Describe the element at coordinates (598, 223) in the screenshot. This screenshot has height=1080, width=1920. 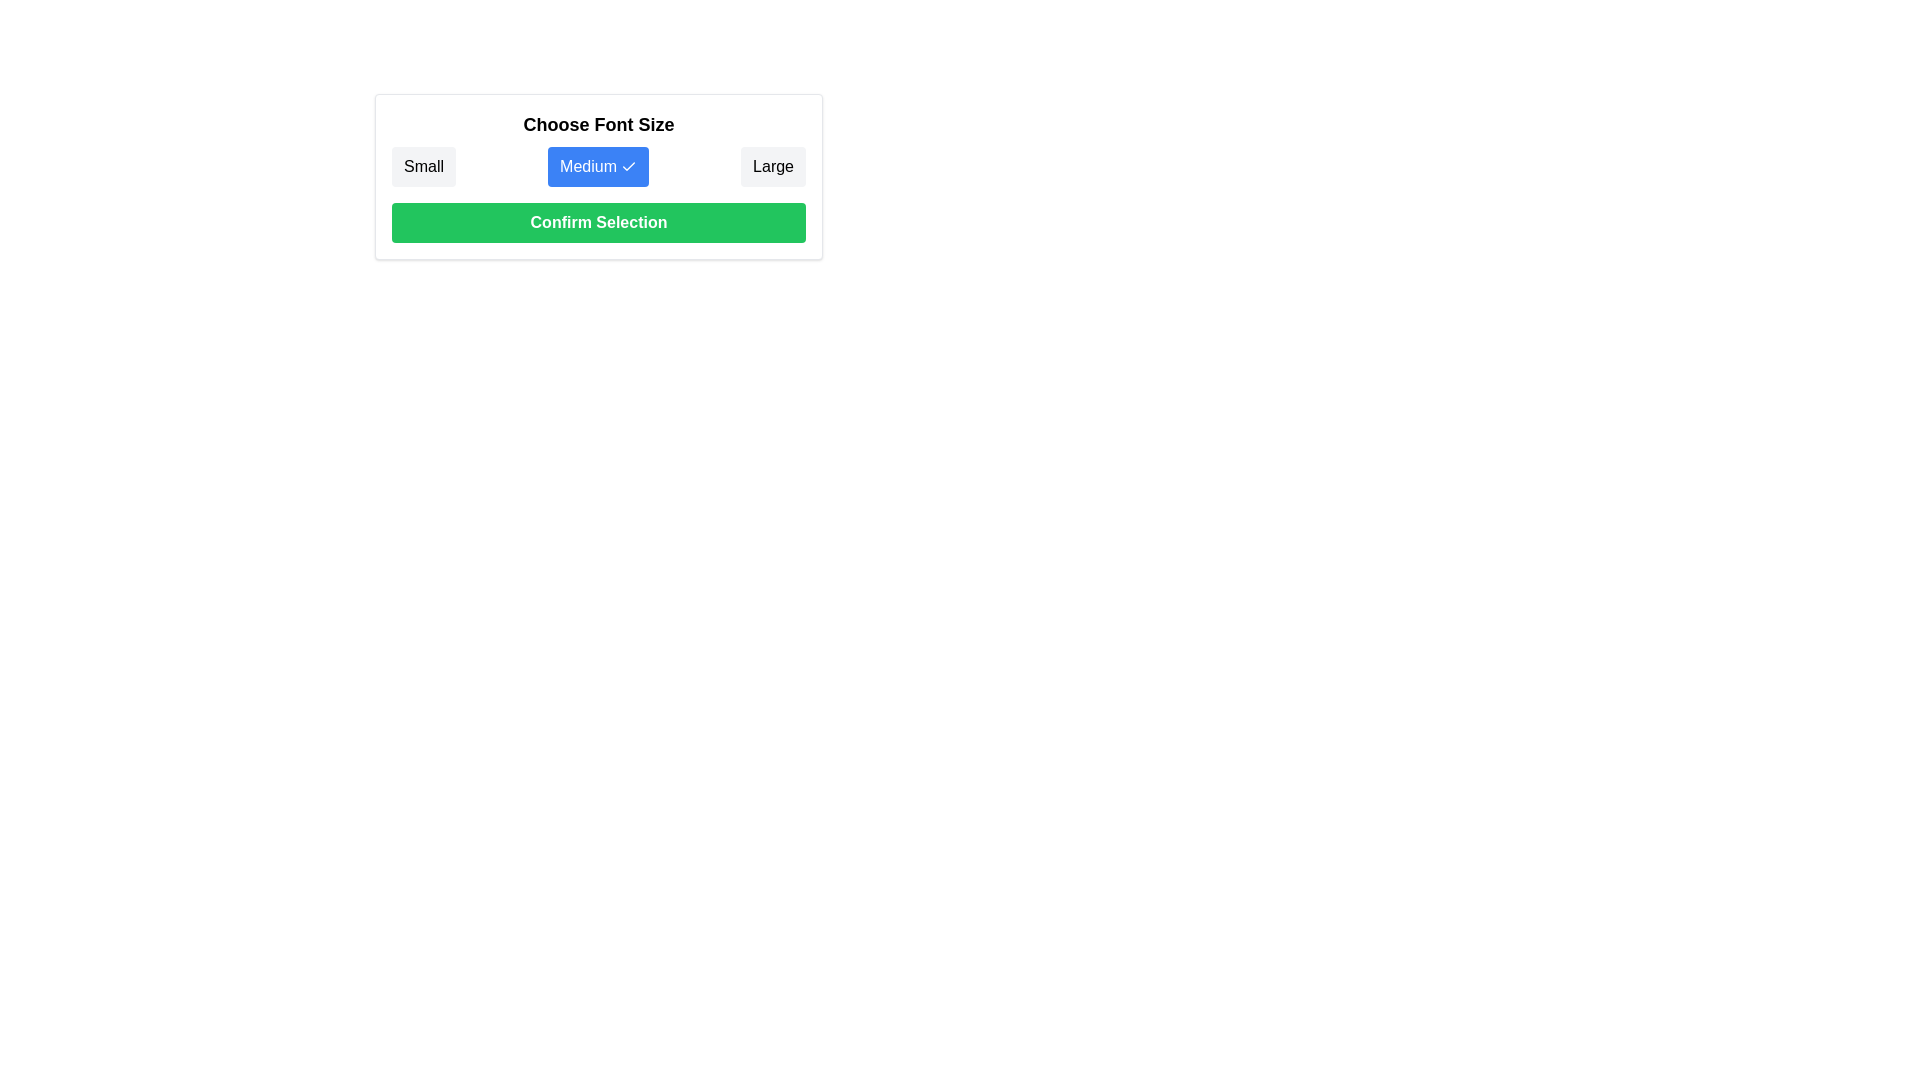
I see `the 'Confirm Selection' button, which is a vibrant green rectangular button with bold white text, located at the bottom of the 'Choose Font Size' section` at that location.